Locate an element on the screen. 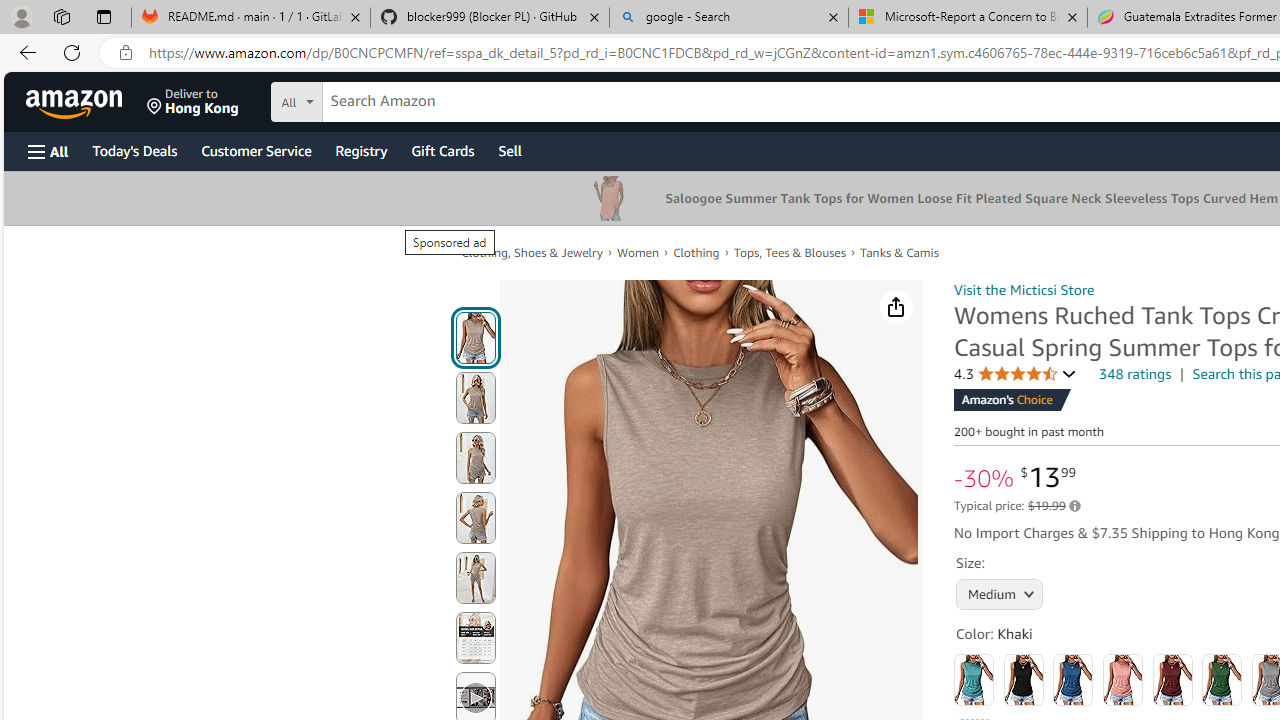 The image size is (1280, 720). 'Customer Service' is located at coordinates (255, 149).